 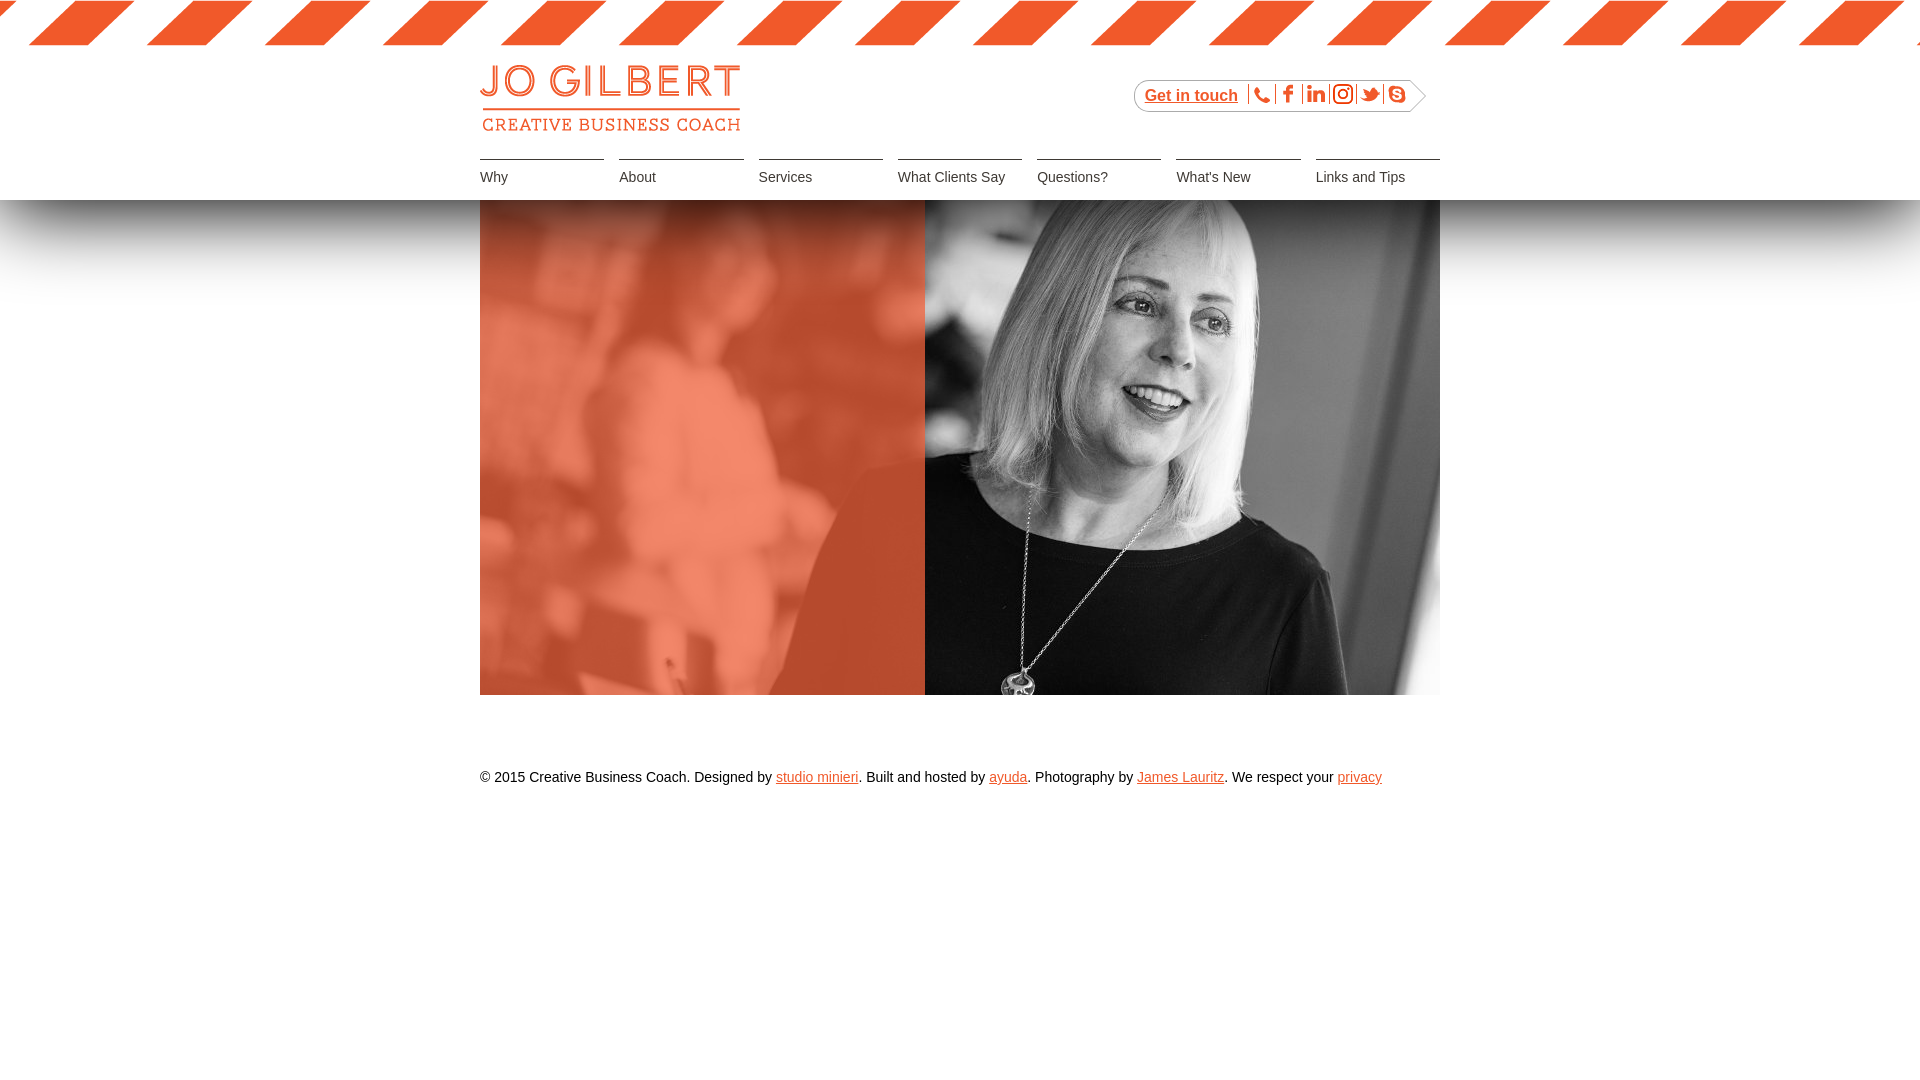 I want to click on 'Questions?', so click(x=1098, y=195).